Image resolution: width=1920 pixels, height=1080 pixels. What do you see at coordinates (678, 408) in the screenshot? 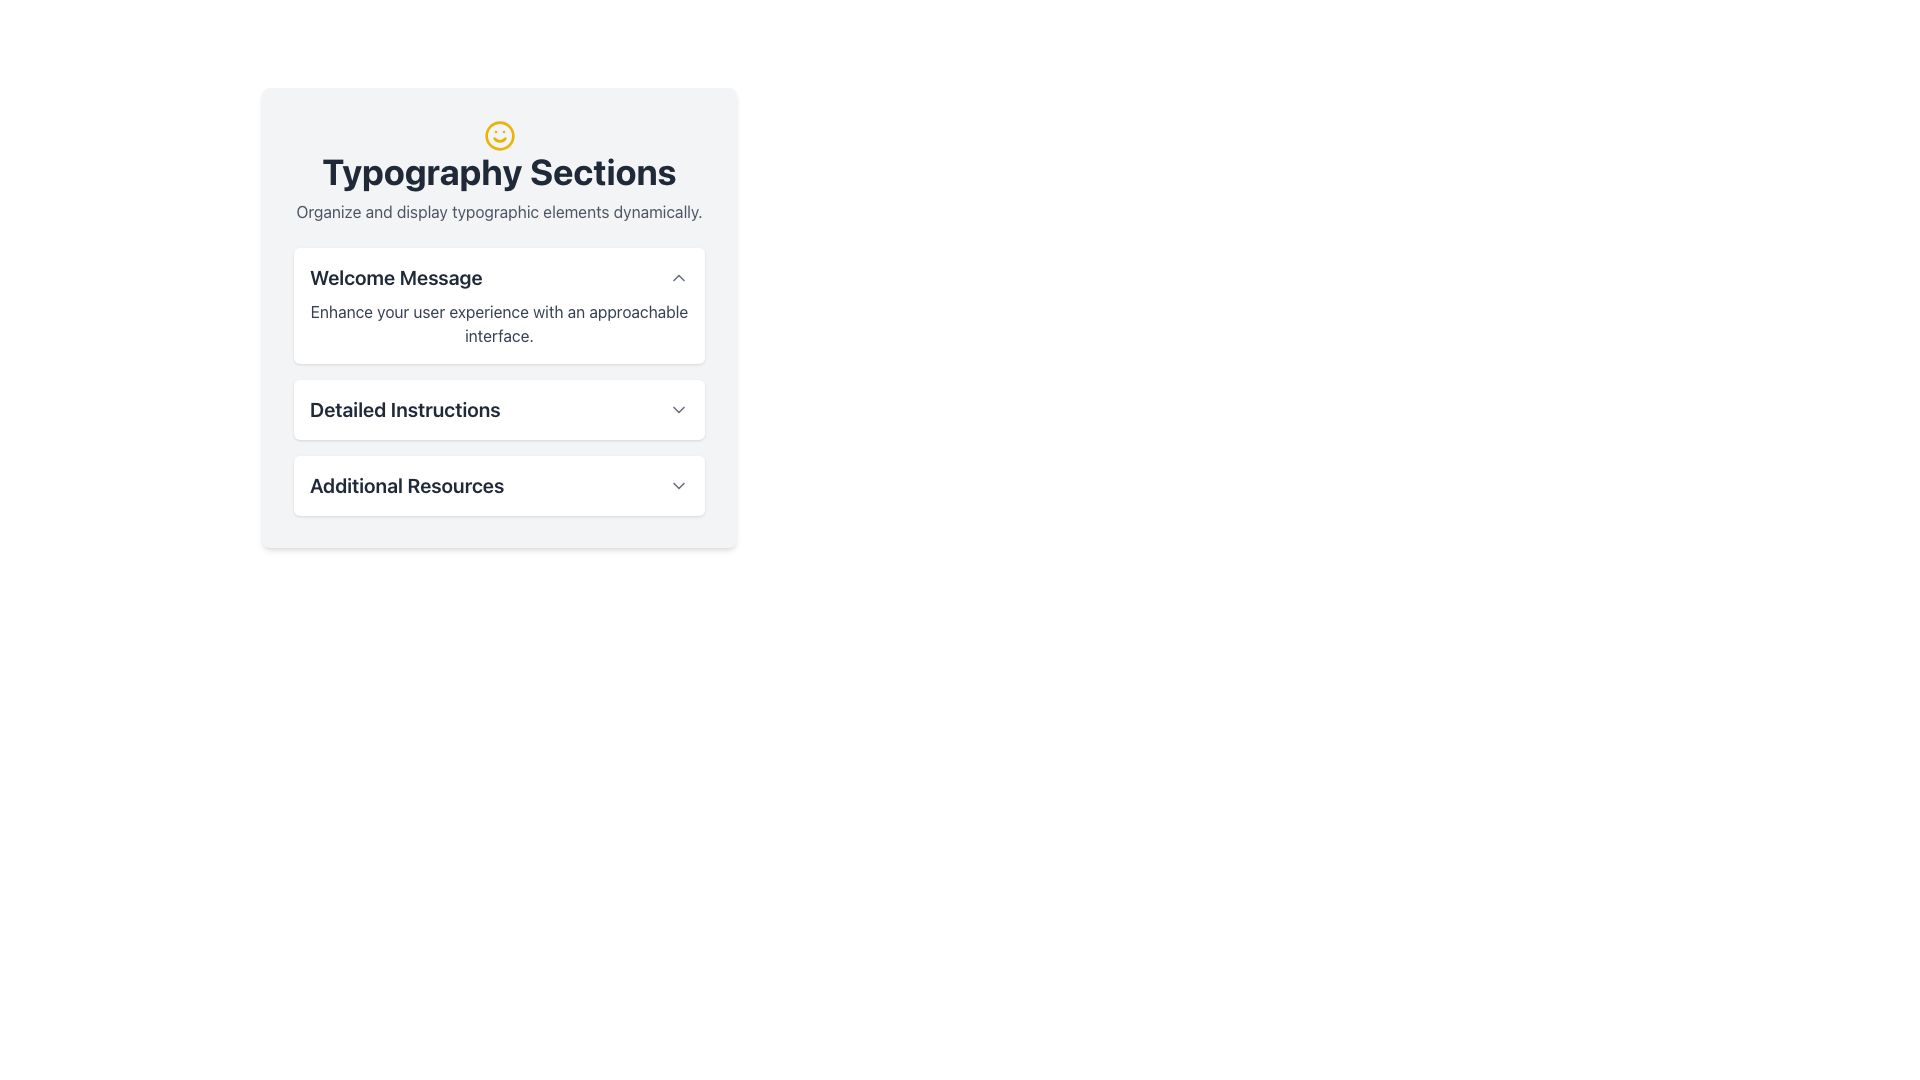
I see `the interactive chevron icon located to the far right of the 'Detailed Instructions' heading to alter its visual state` at bounding box center [678, 408].